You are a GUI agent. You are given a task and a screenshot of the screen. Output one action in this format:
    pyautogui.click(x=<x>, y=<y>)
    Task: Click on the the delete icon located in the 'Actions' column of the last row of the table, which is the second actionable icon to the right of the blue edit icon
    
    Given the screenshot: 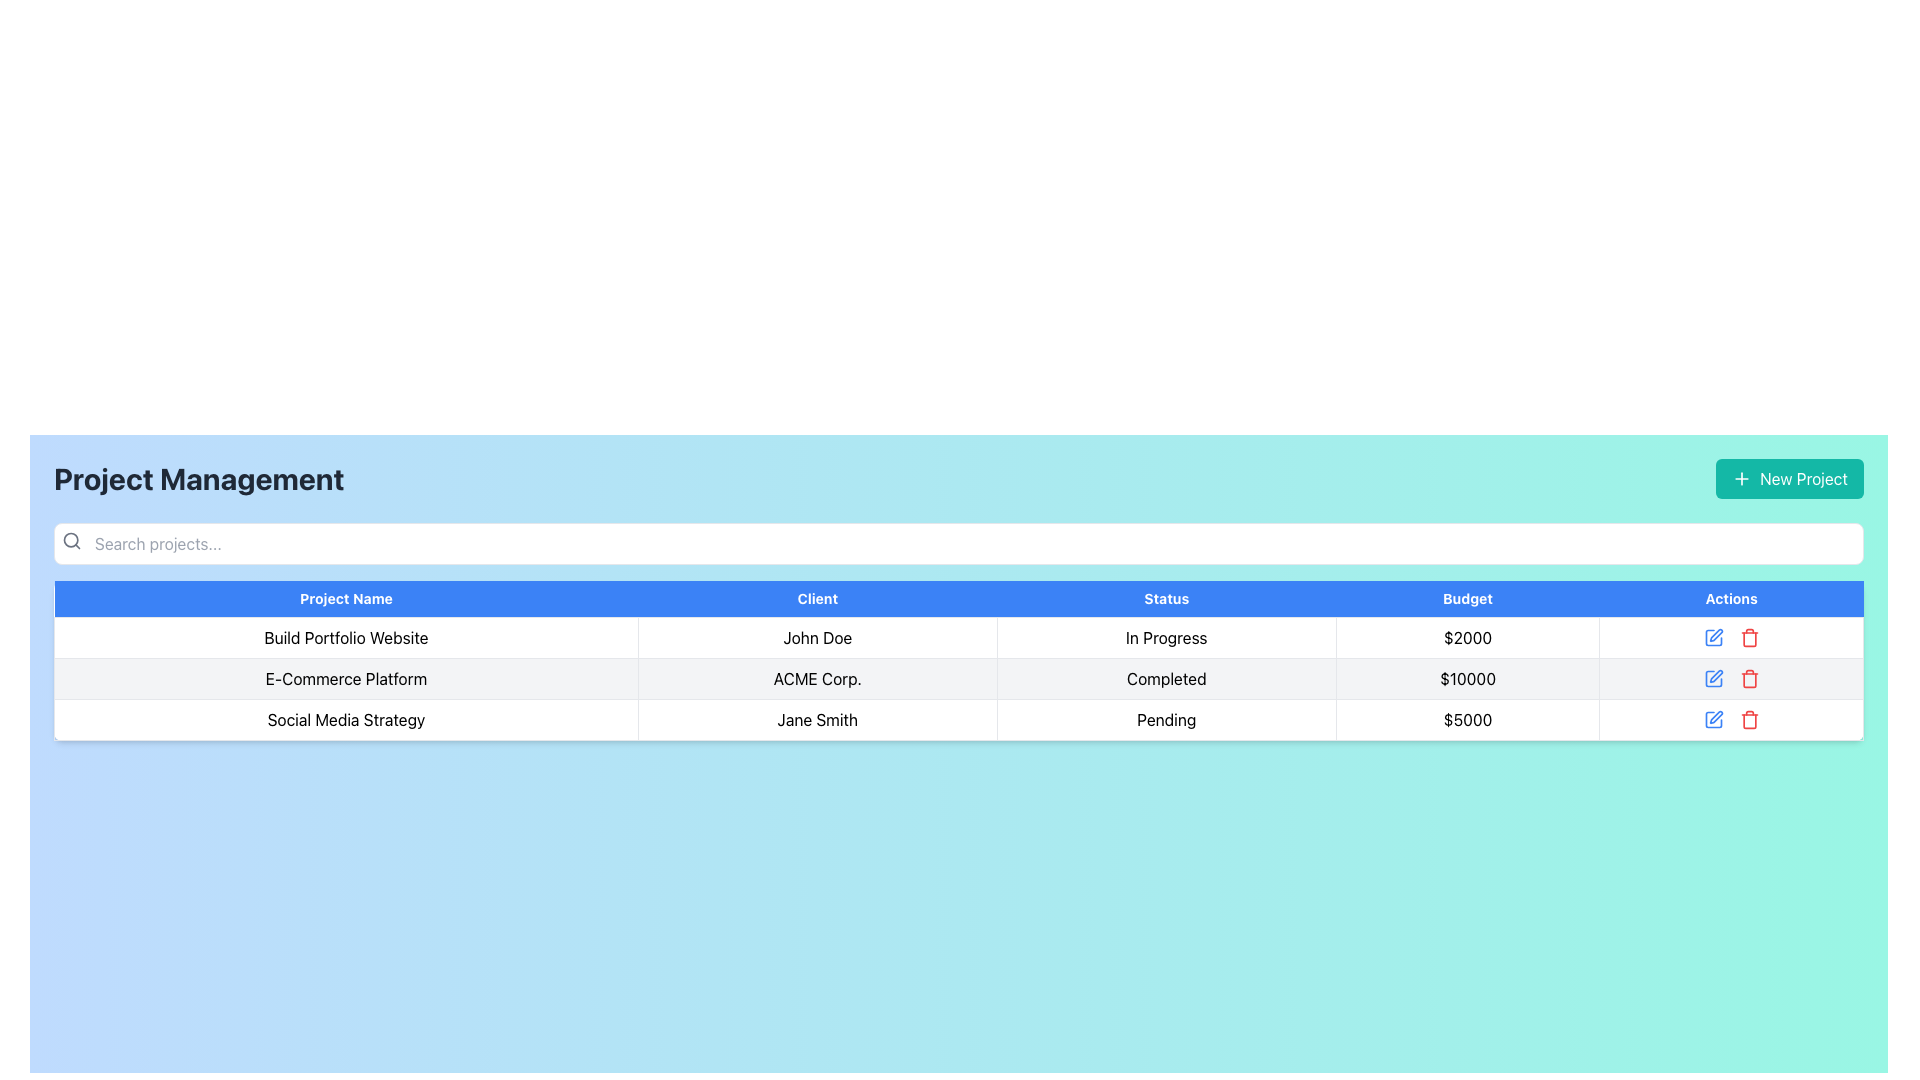 What is the action you would take?
    pyautogui.click(x=1747, y=637)
    